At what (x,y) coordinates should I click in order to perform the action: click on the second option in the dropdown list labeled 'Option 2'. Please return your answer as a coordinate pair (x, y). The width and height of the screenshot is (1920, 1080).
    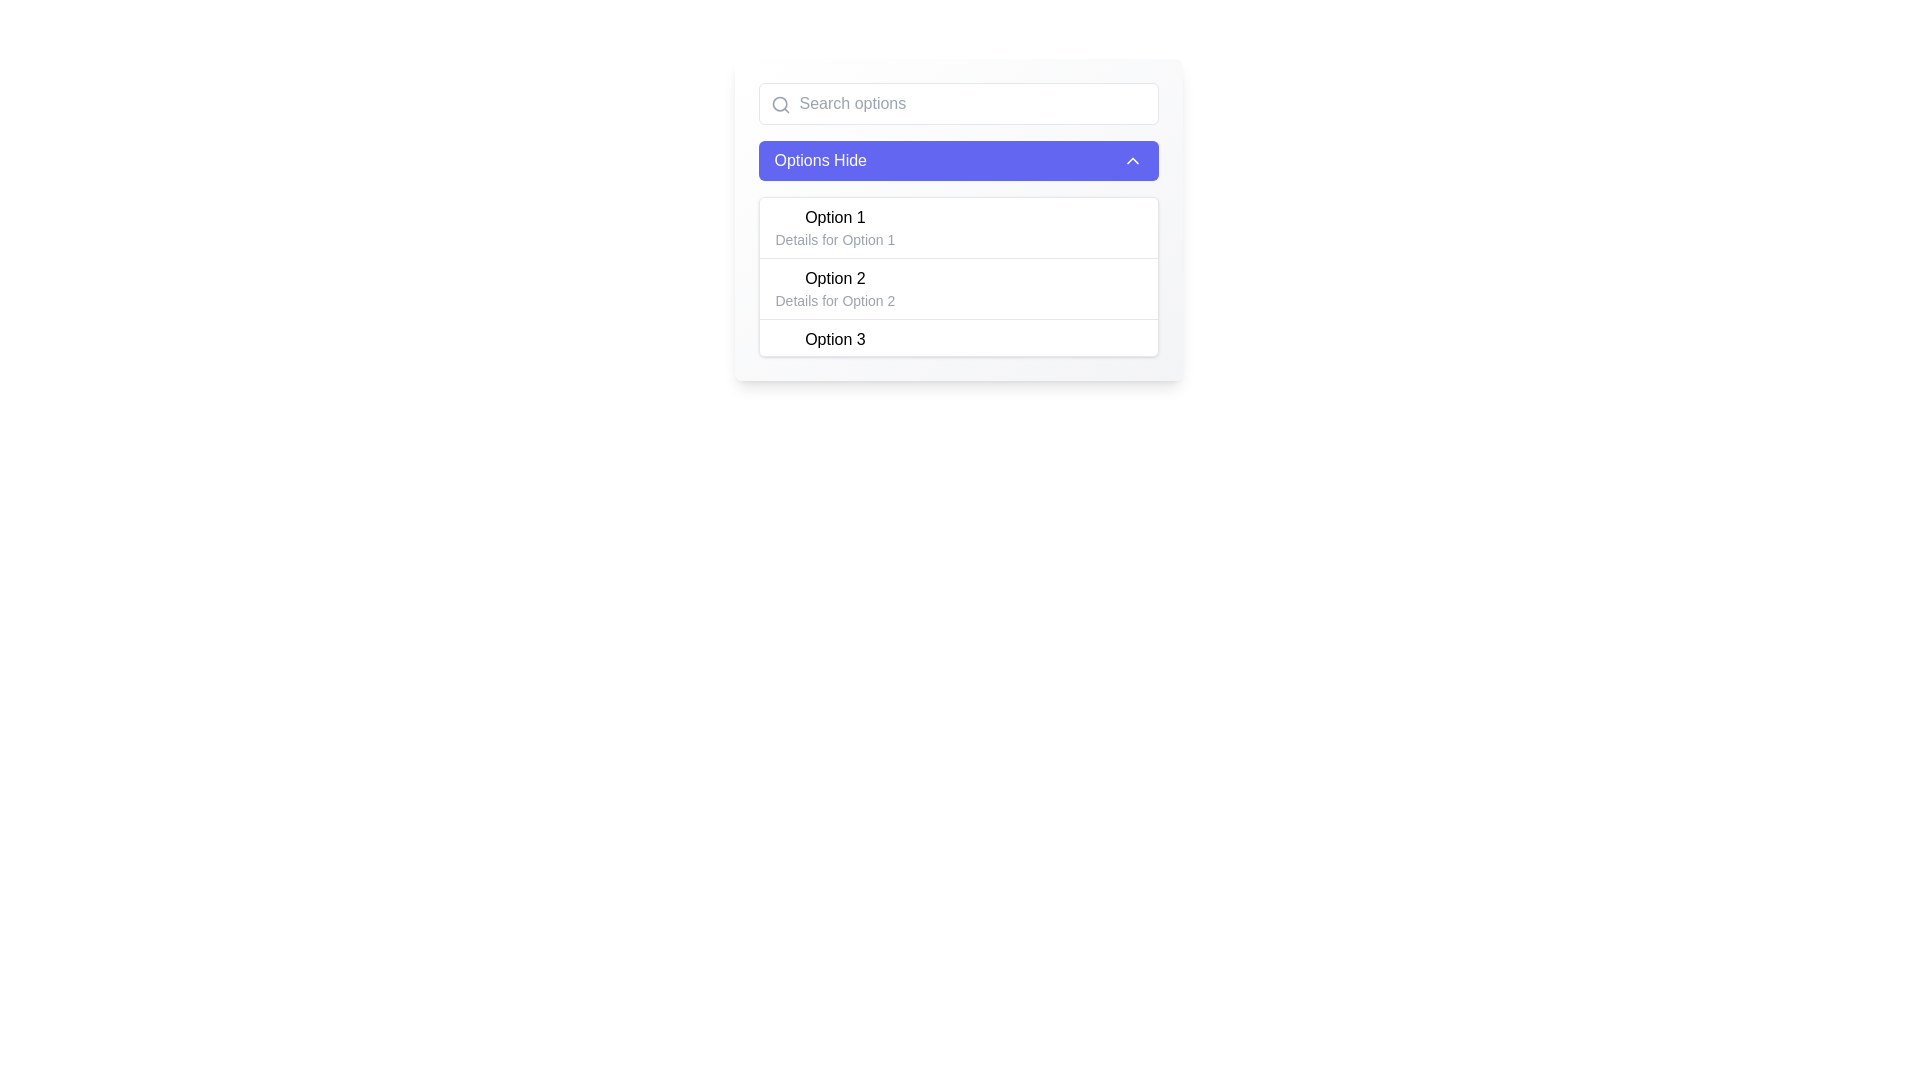
    Looking at the image, I should click on (957, 288).